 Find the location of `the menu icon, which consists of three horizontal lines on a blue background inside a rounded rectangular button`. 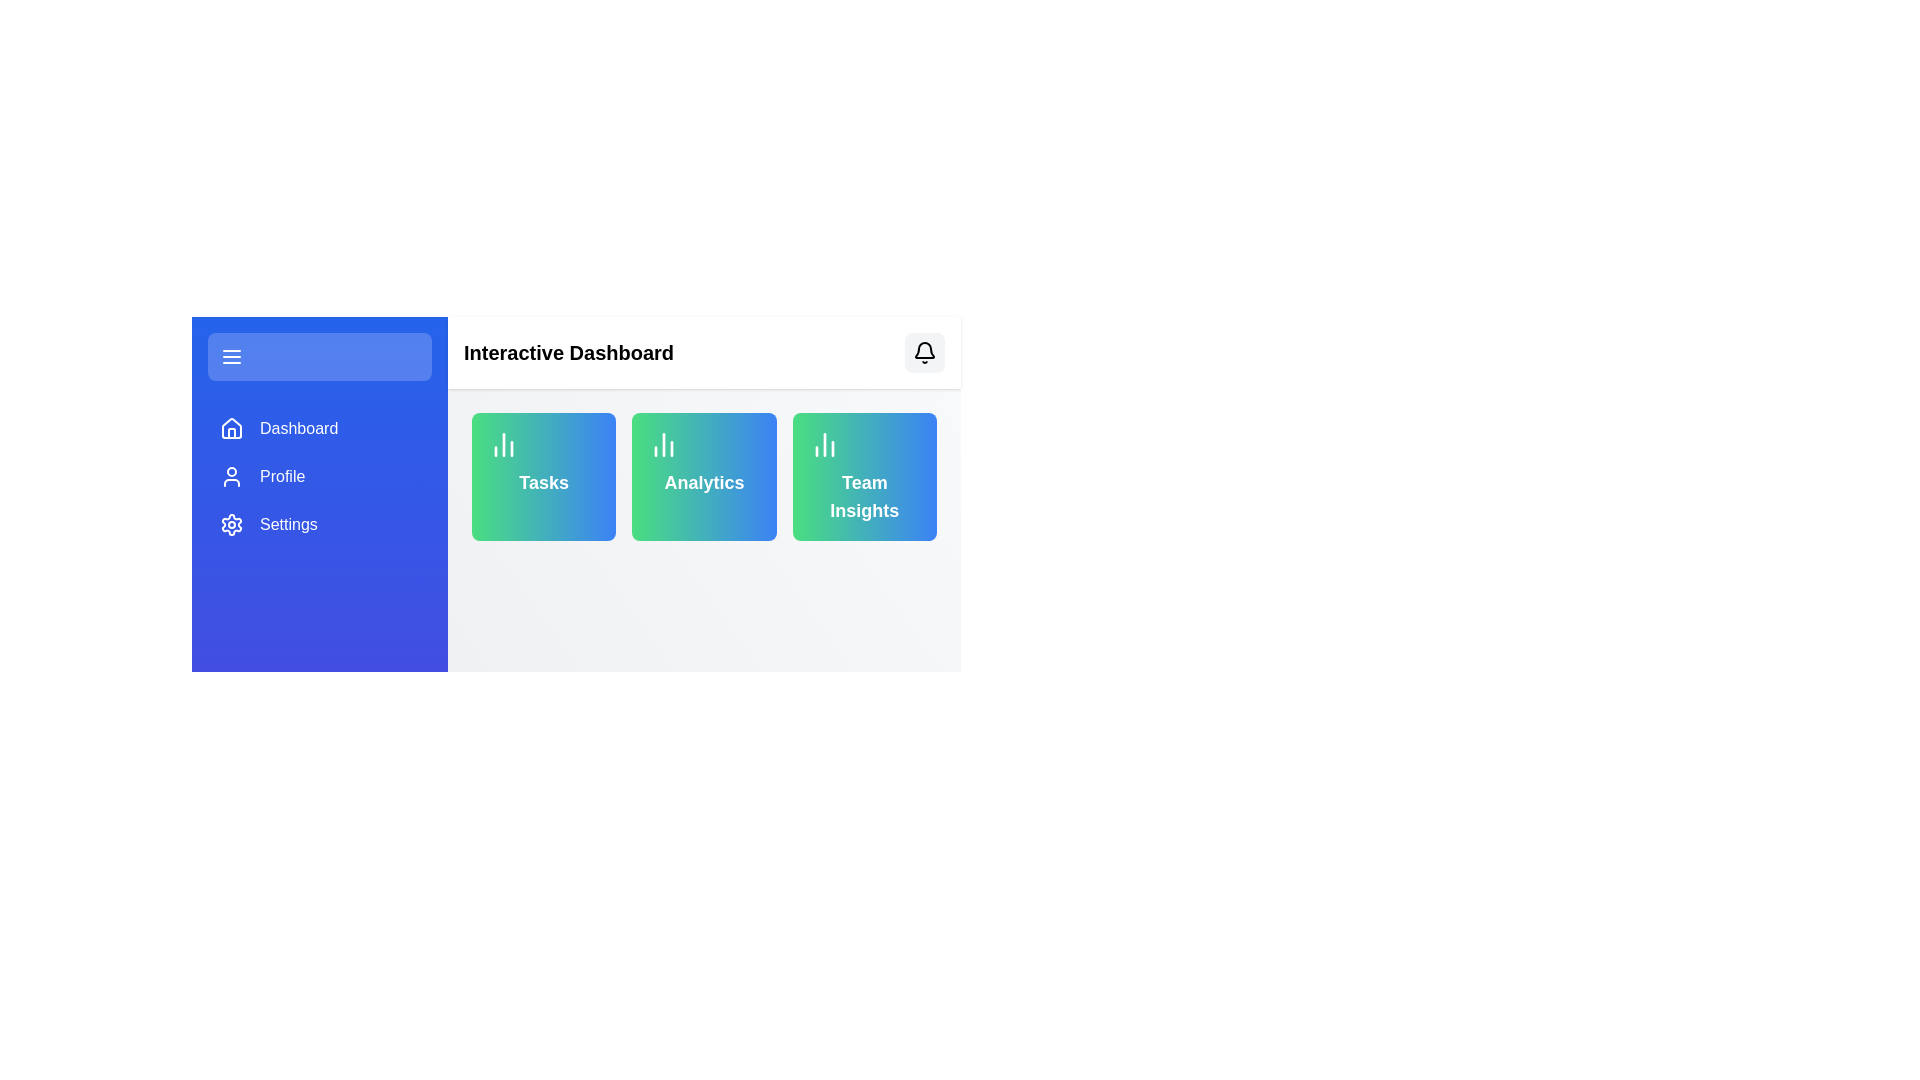

the menu icon, which consists of three horizontal lines on a blue background inside a rounded rectangular button is located at coordinates (231, 356).